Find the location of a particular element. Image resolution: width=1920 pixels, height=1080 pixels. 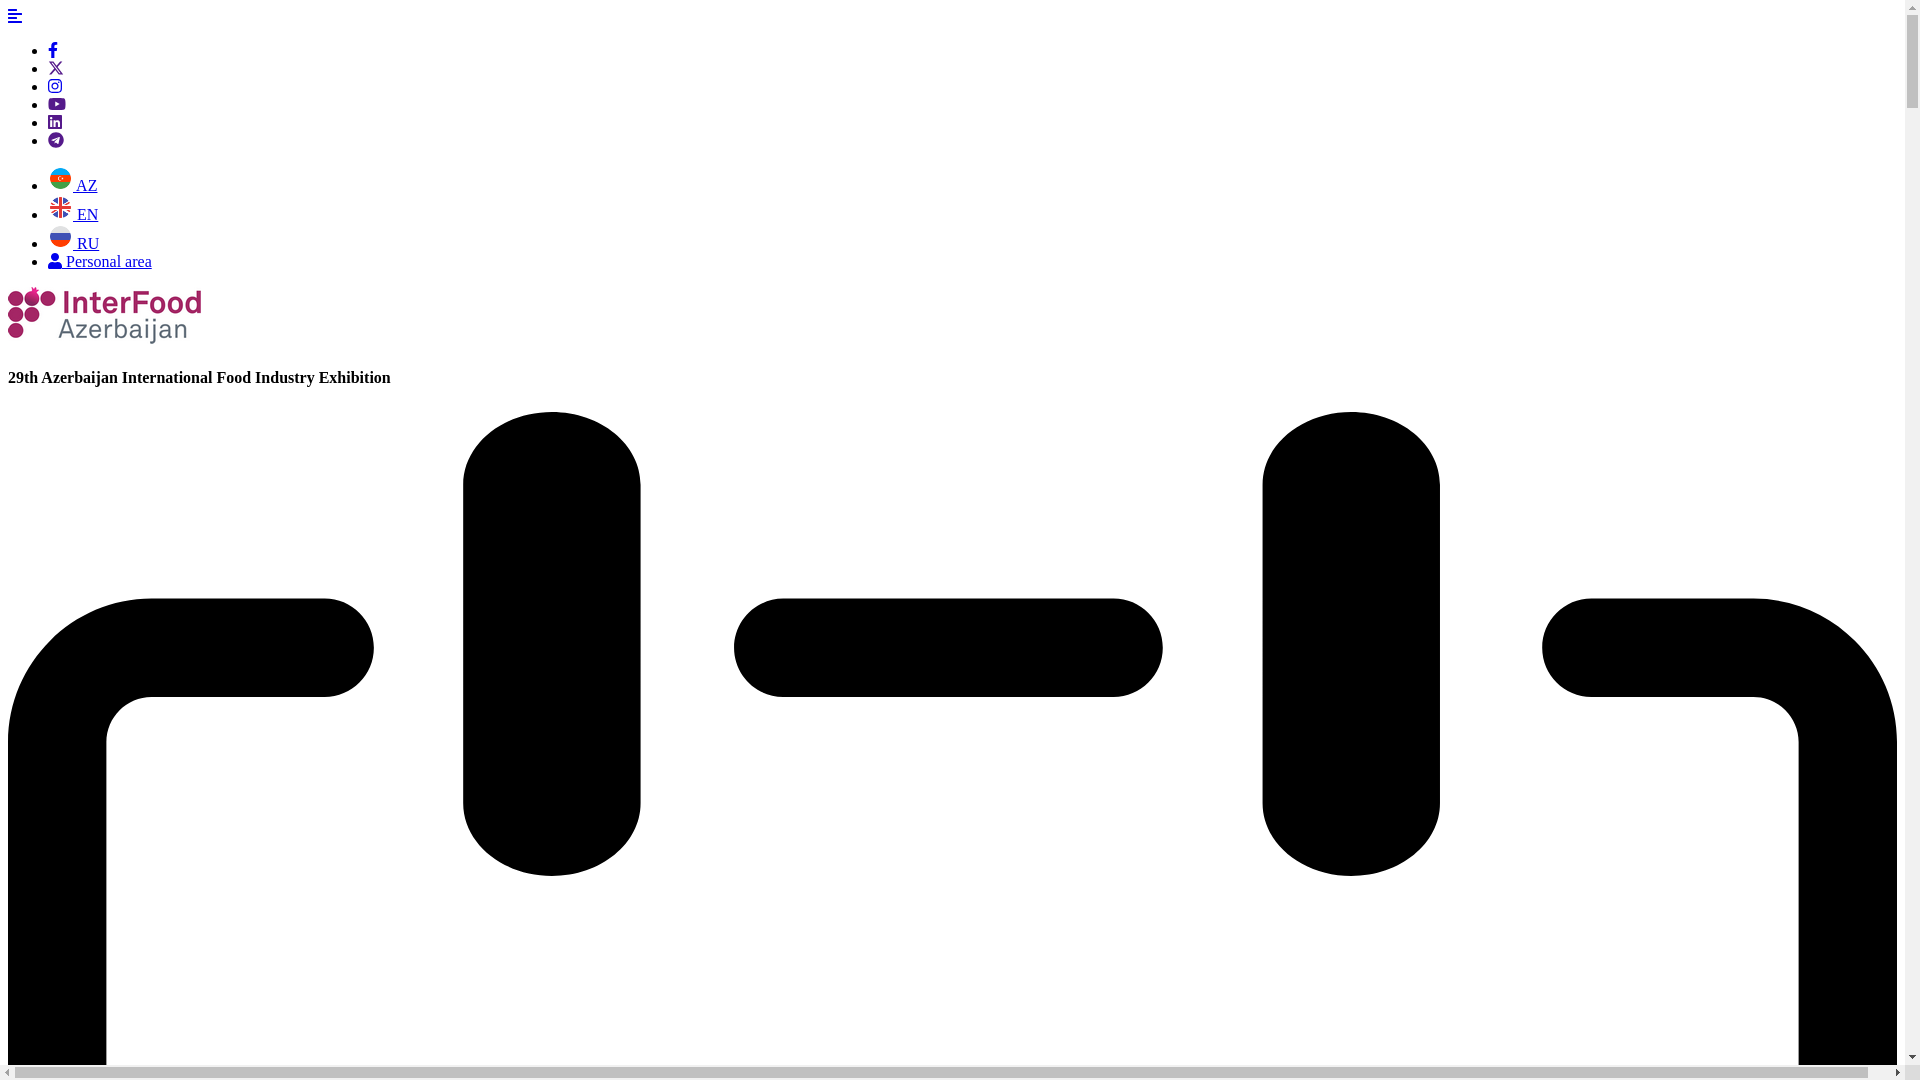

'Personal area' is located at coordinates (99, 260).